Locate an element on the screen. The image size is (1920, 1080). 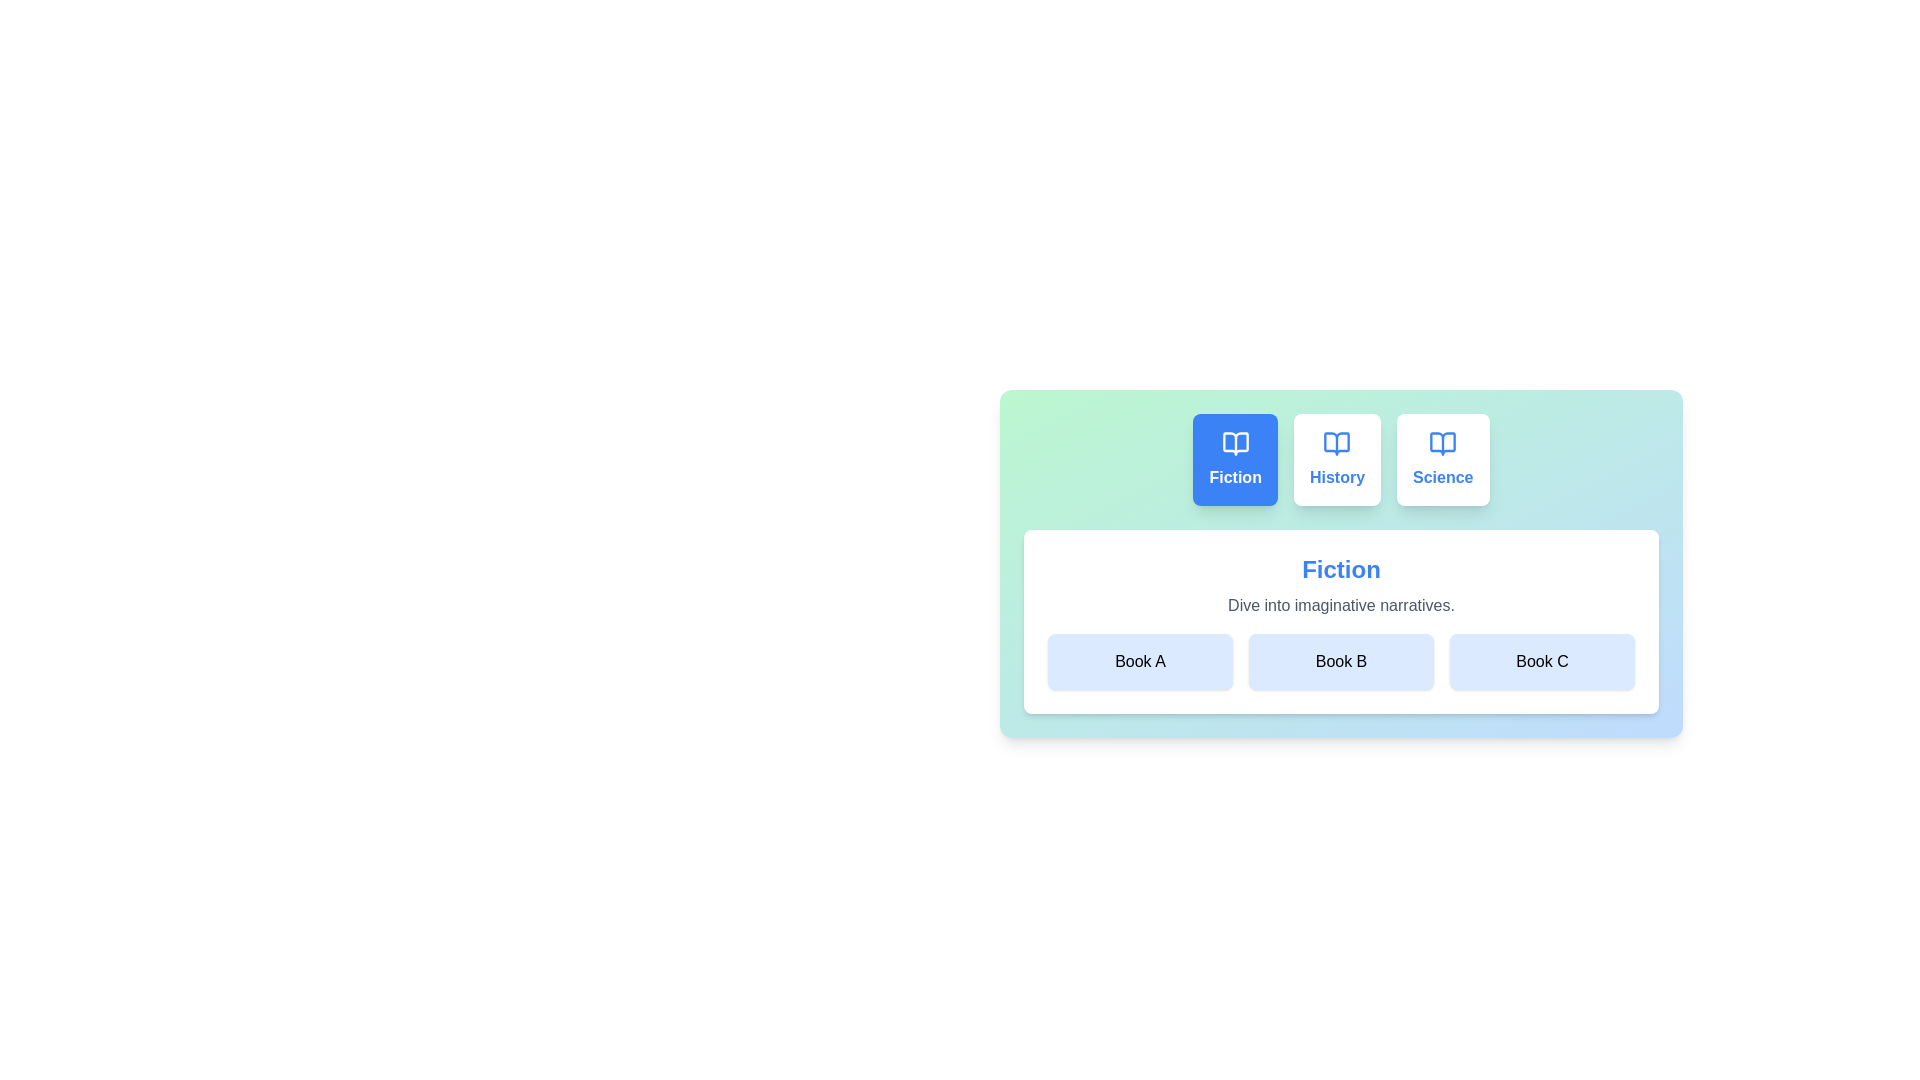
the tab labeled Science to observe its hover effect is located at coordinates (1443, 459).